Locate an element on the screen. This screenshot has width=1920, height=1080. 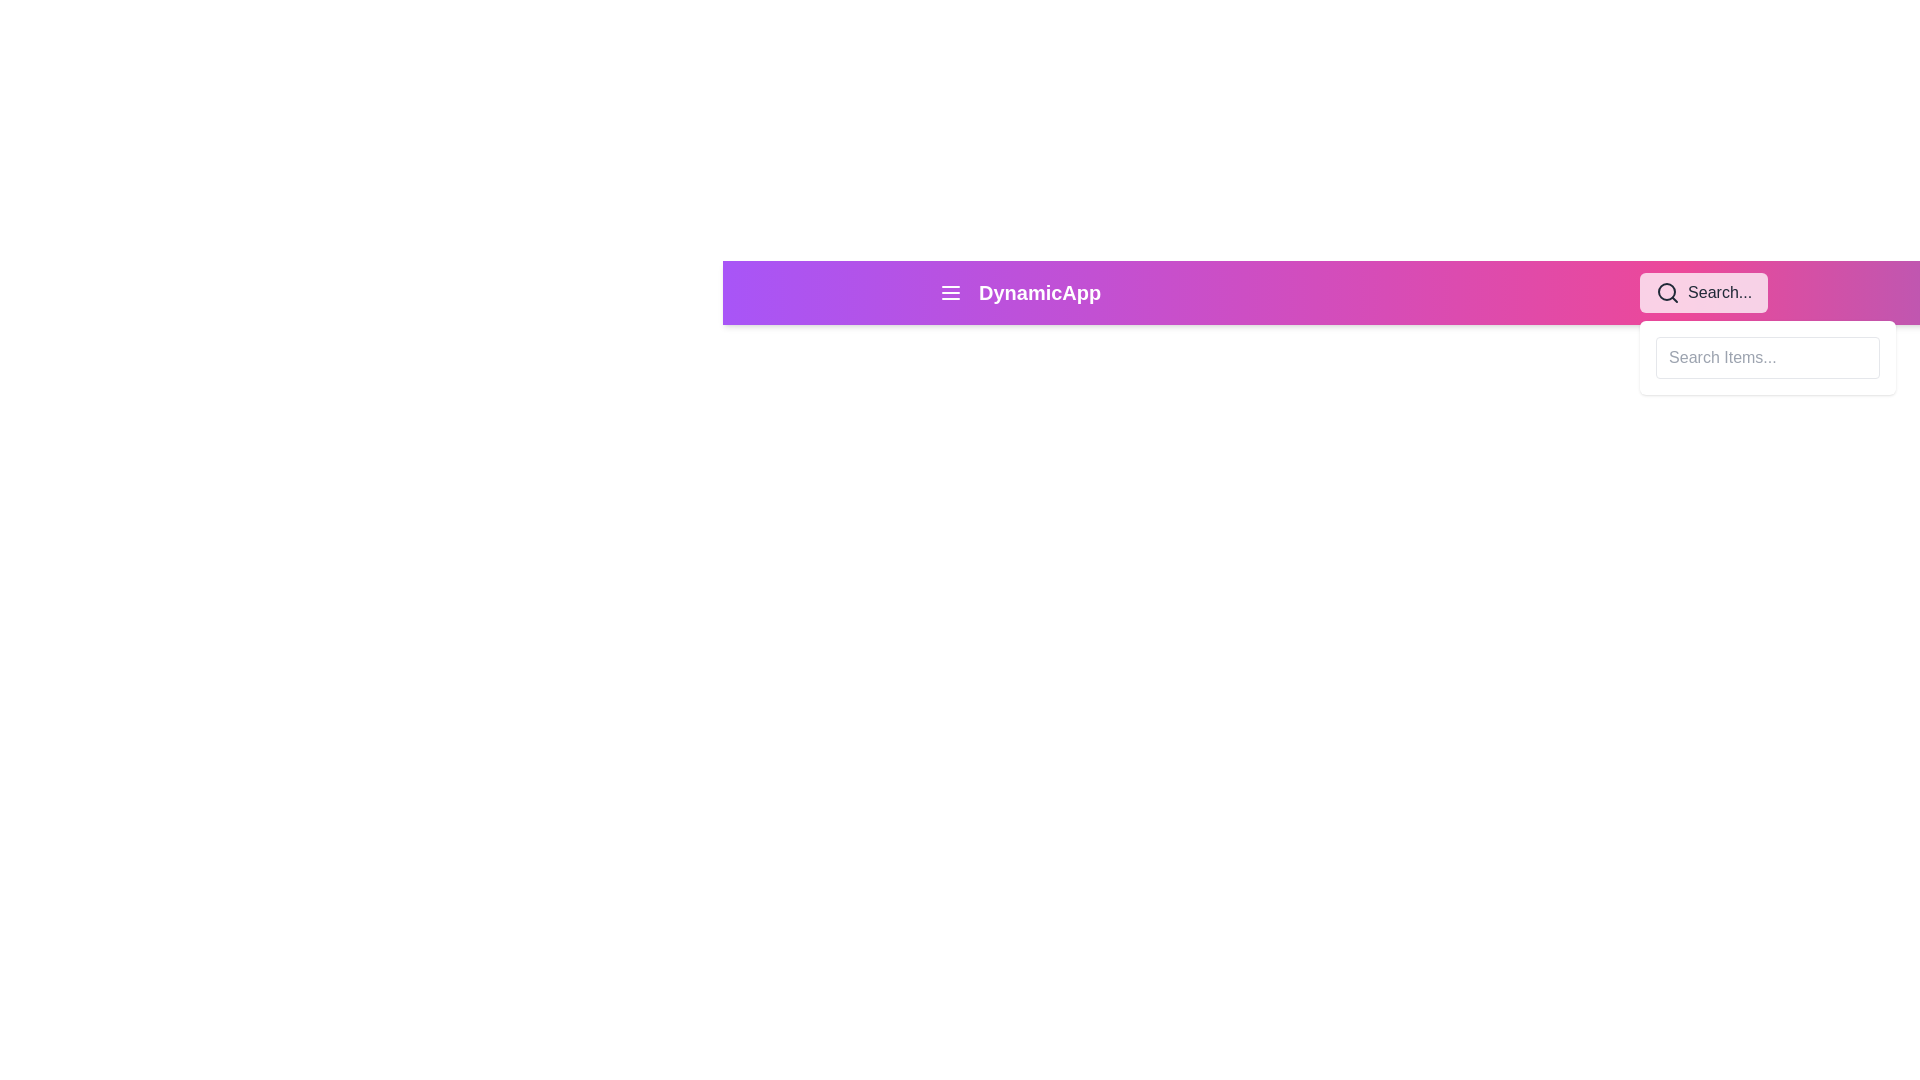
the text label 'DynamicApp' located in the horizontal navigation bar to the right of the hamburger menu icon is located at coordinates (1040, 293).